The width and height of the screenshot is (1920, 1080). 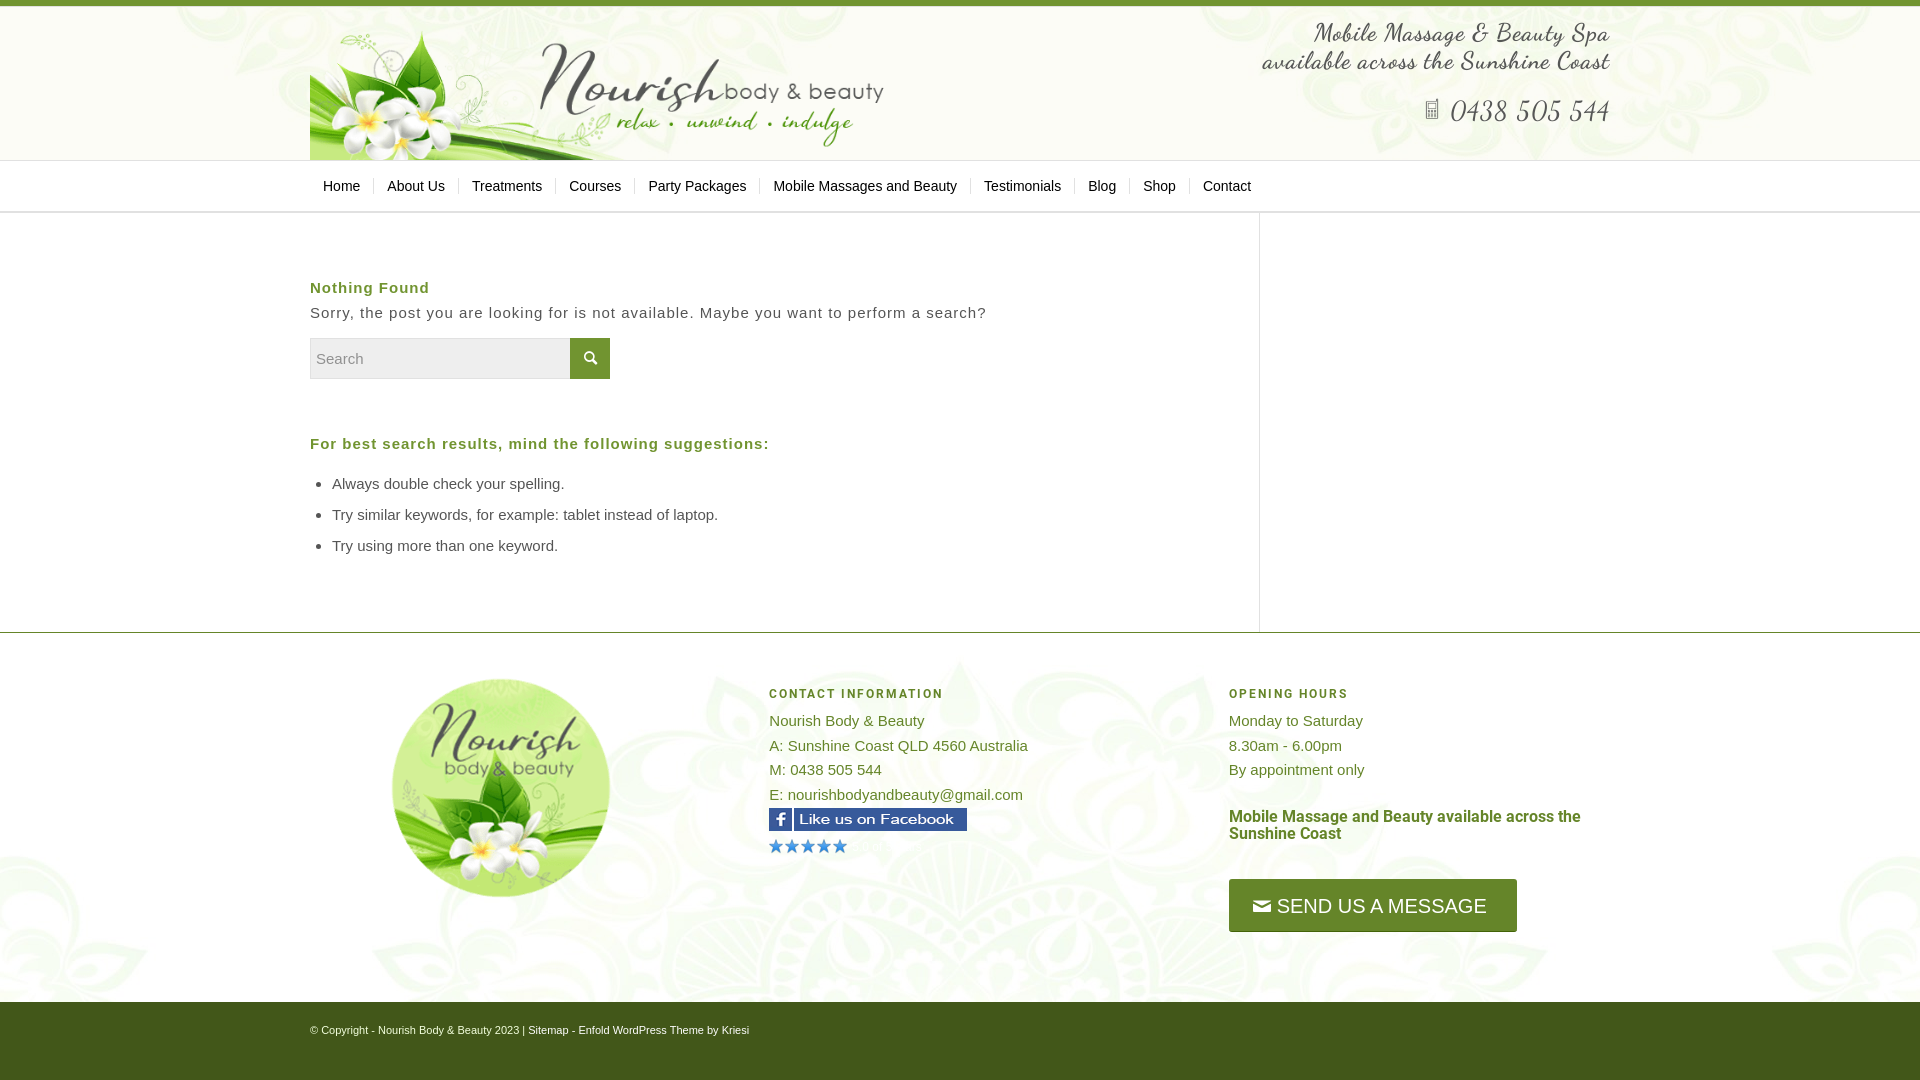 What do you see at coordinates (757, 185) in the screenshot?
I see `'Mobile Massages and Beauty'` at bounding box center [757, 185].